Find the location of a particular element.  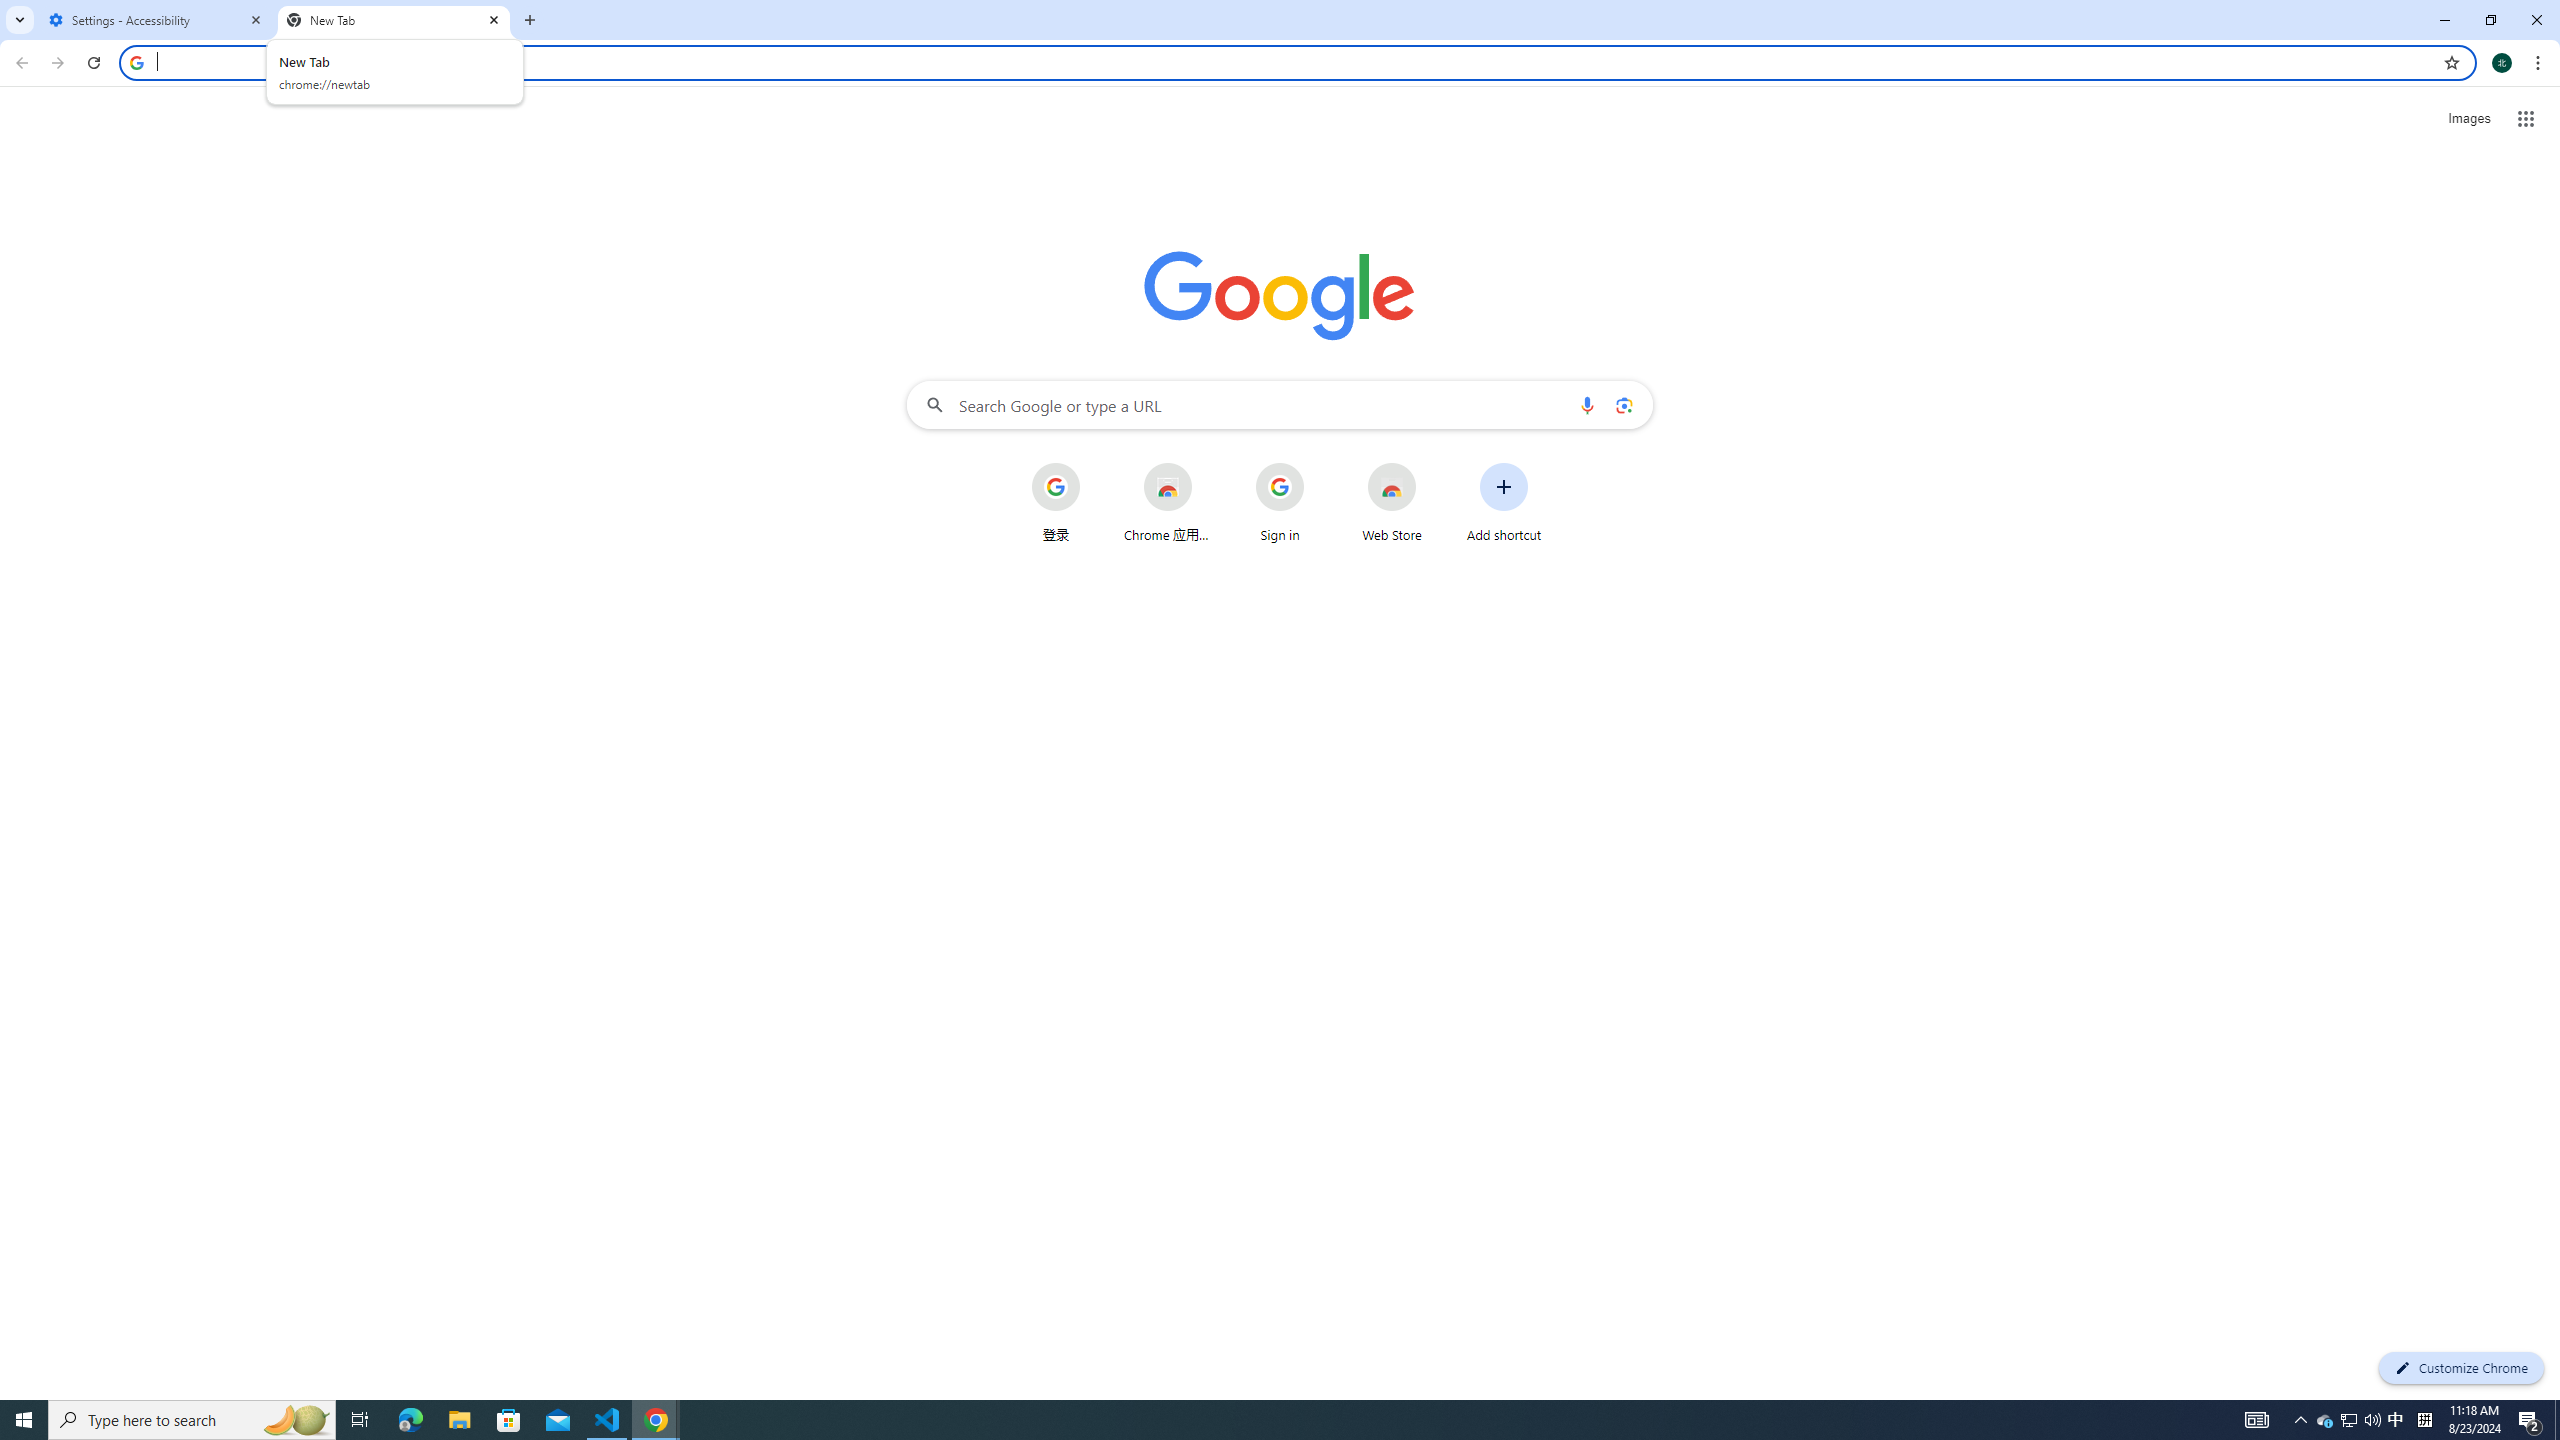

'New Tab' is located at coordinates (394, 19).